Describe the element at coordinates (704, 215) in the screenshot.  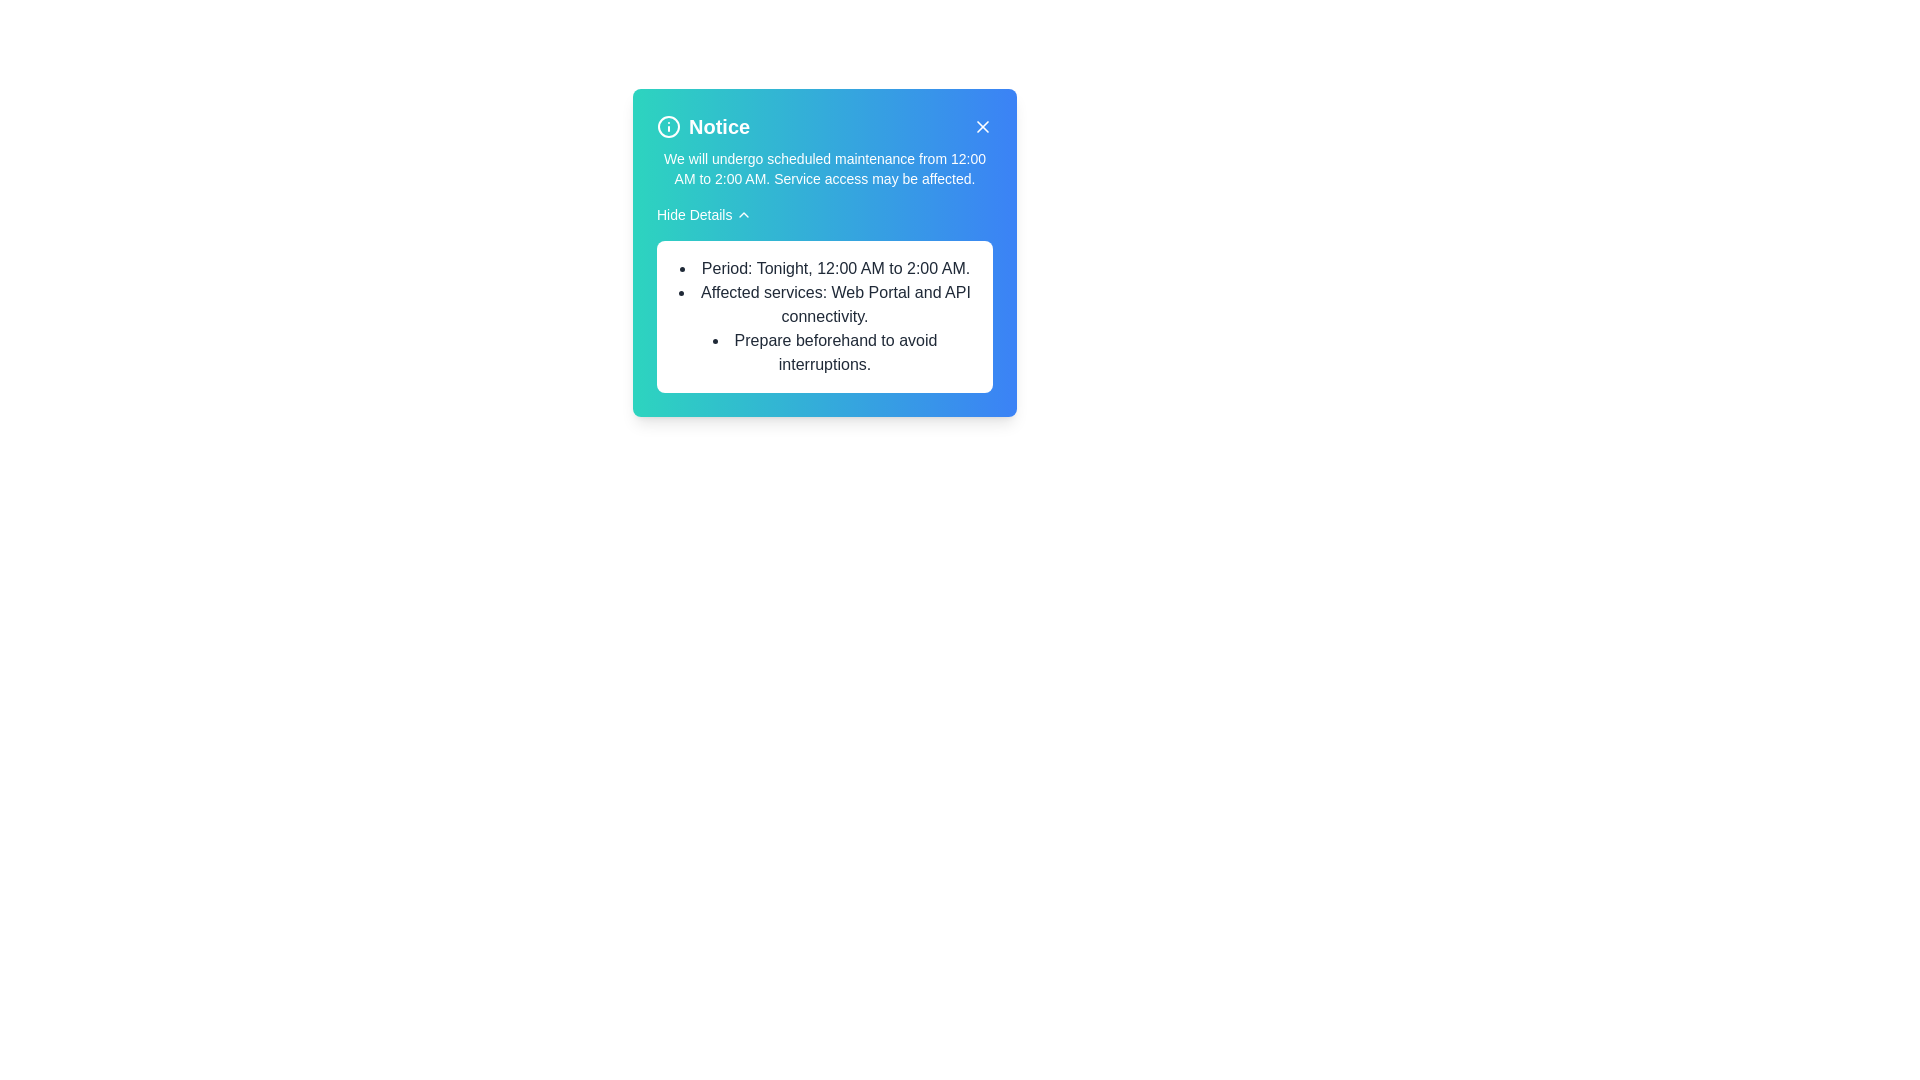
I see `the 'Hide Details' button to toggle the visibility of the details section` at that location.